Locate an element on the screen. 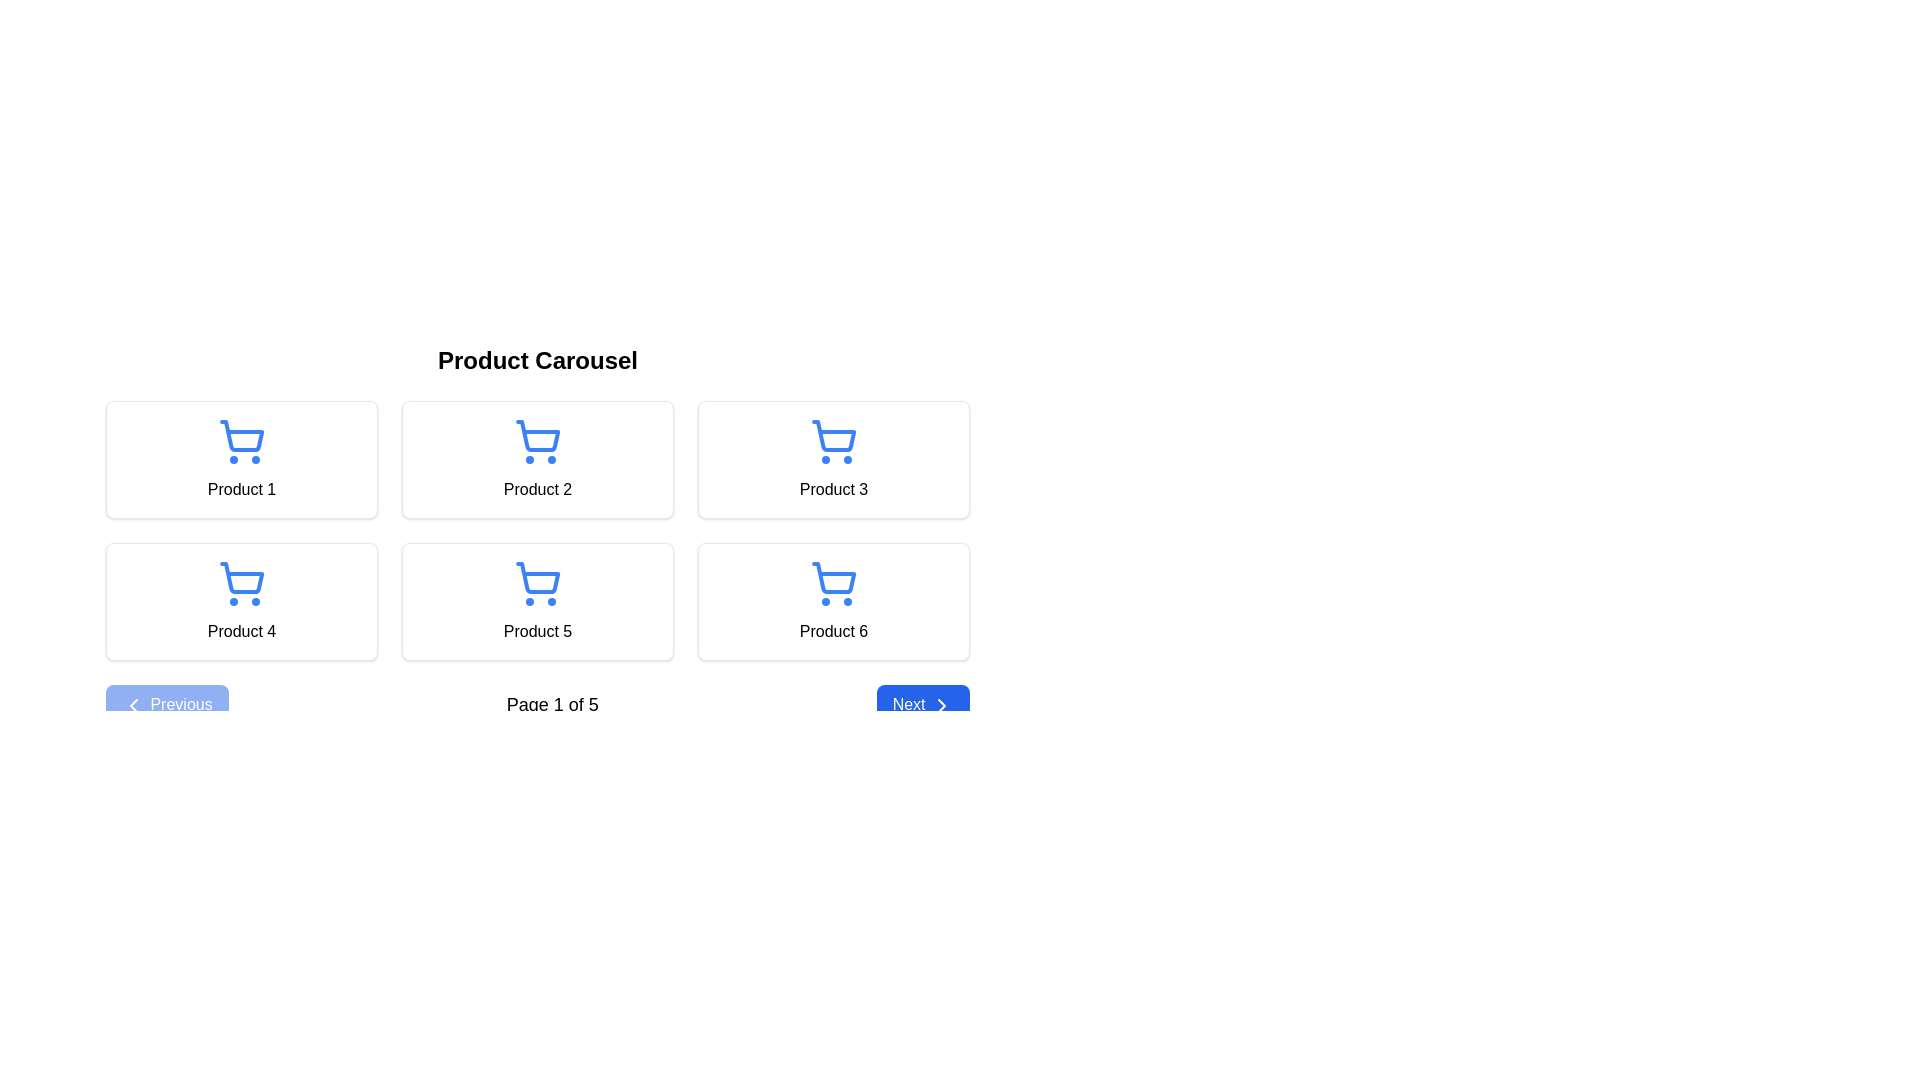  the navigation button located at the bottom of the interface, following the text 'Page 1 of 5' and the 'Previous' button is located at coordinates (922, 704).